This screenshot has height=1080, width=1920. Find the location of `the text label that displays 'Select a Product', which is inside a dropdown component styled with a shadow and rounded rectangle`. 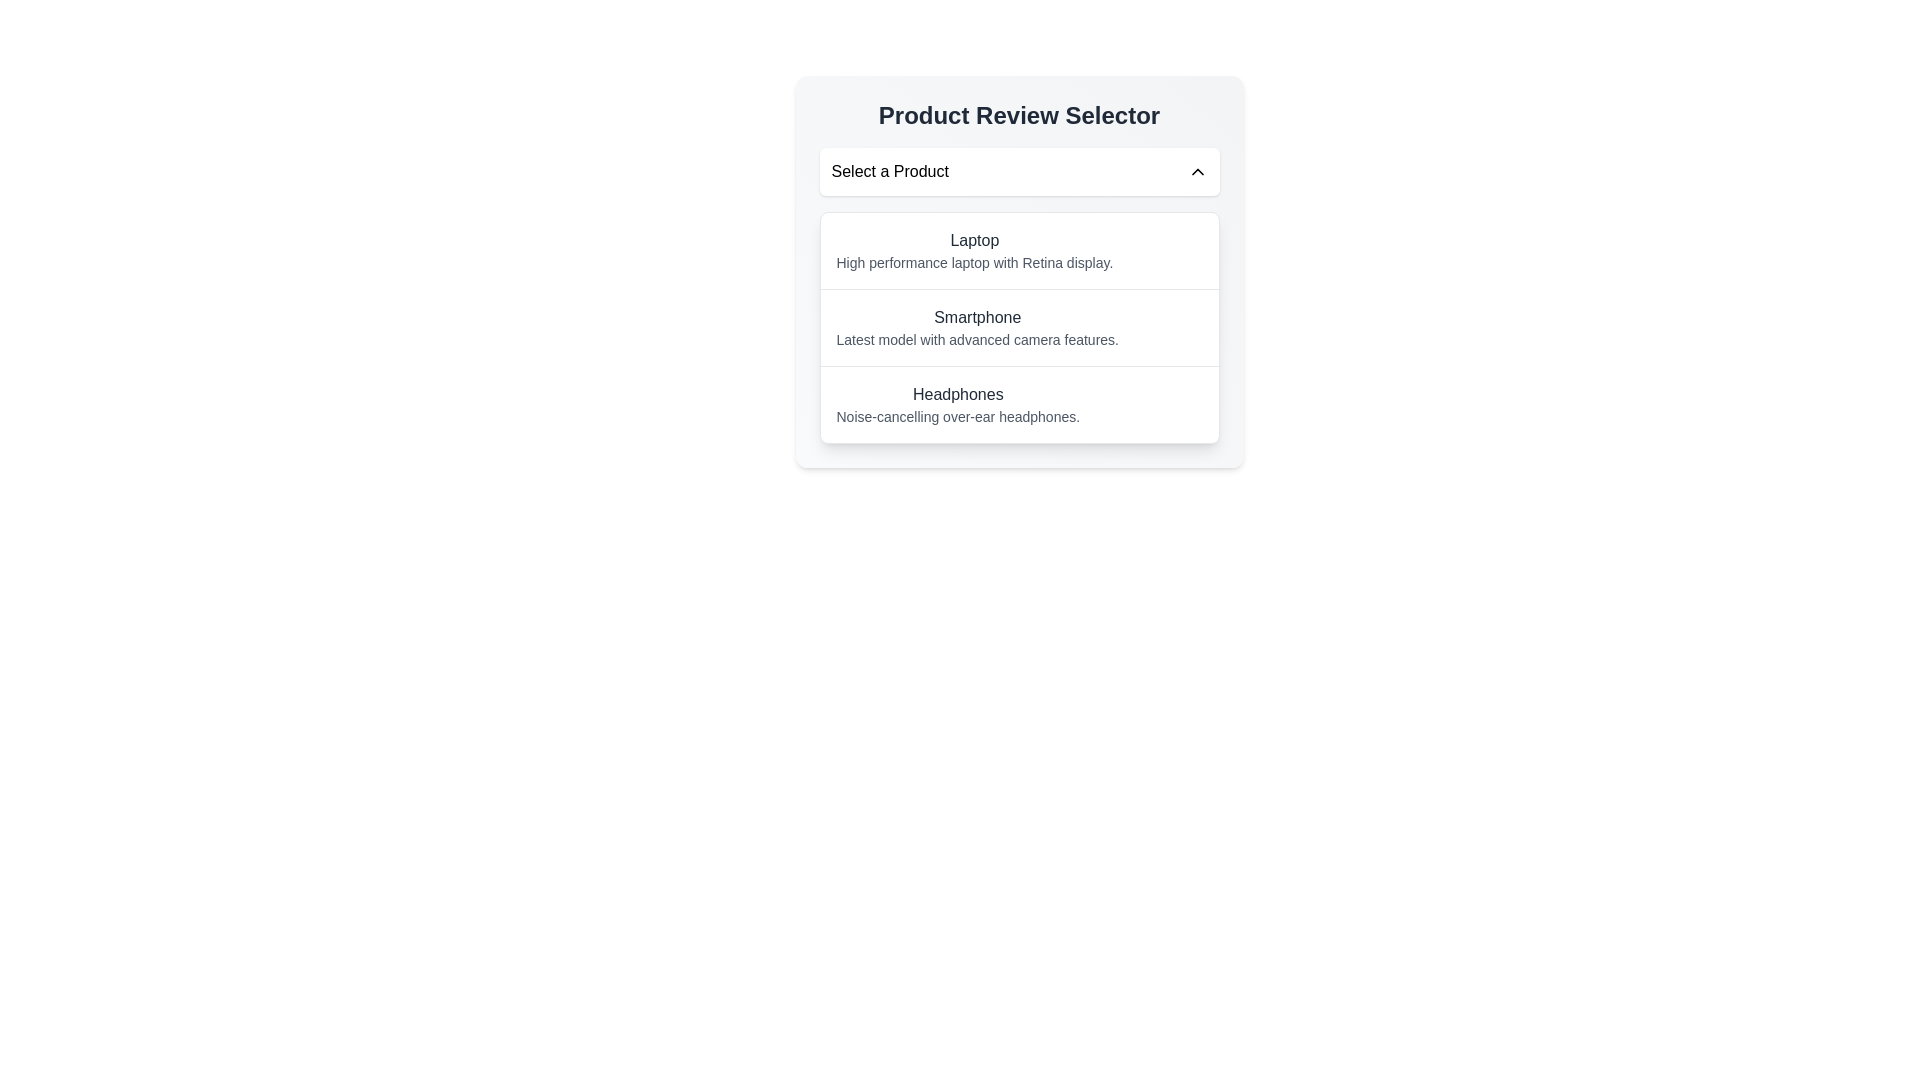

the text label that displays 'Select a Product', which is inside a dropdown component styled with a shadow and rounded rectangle is located at coordinates (889, 171).